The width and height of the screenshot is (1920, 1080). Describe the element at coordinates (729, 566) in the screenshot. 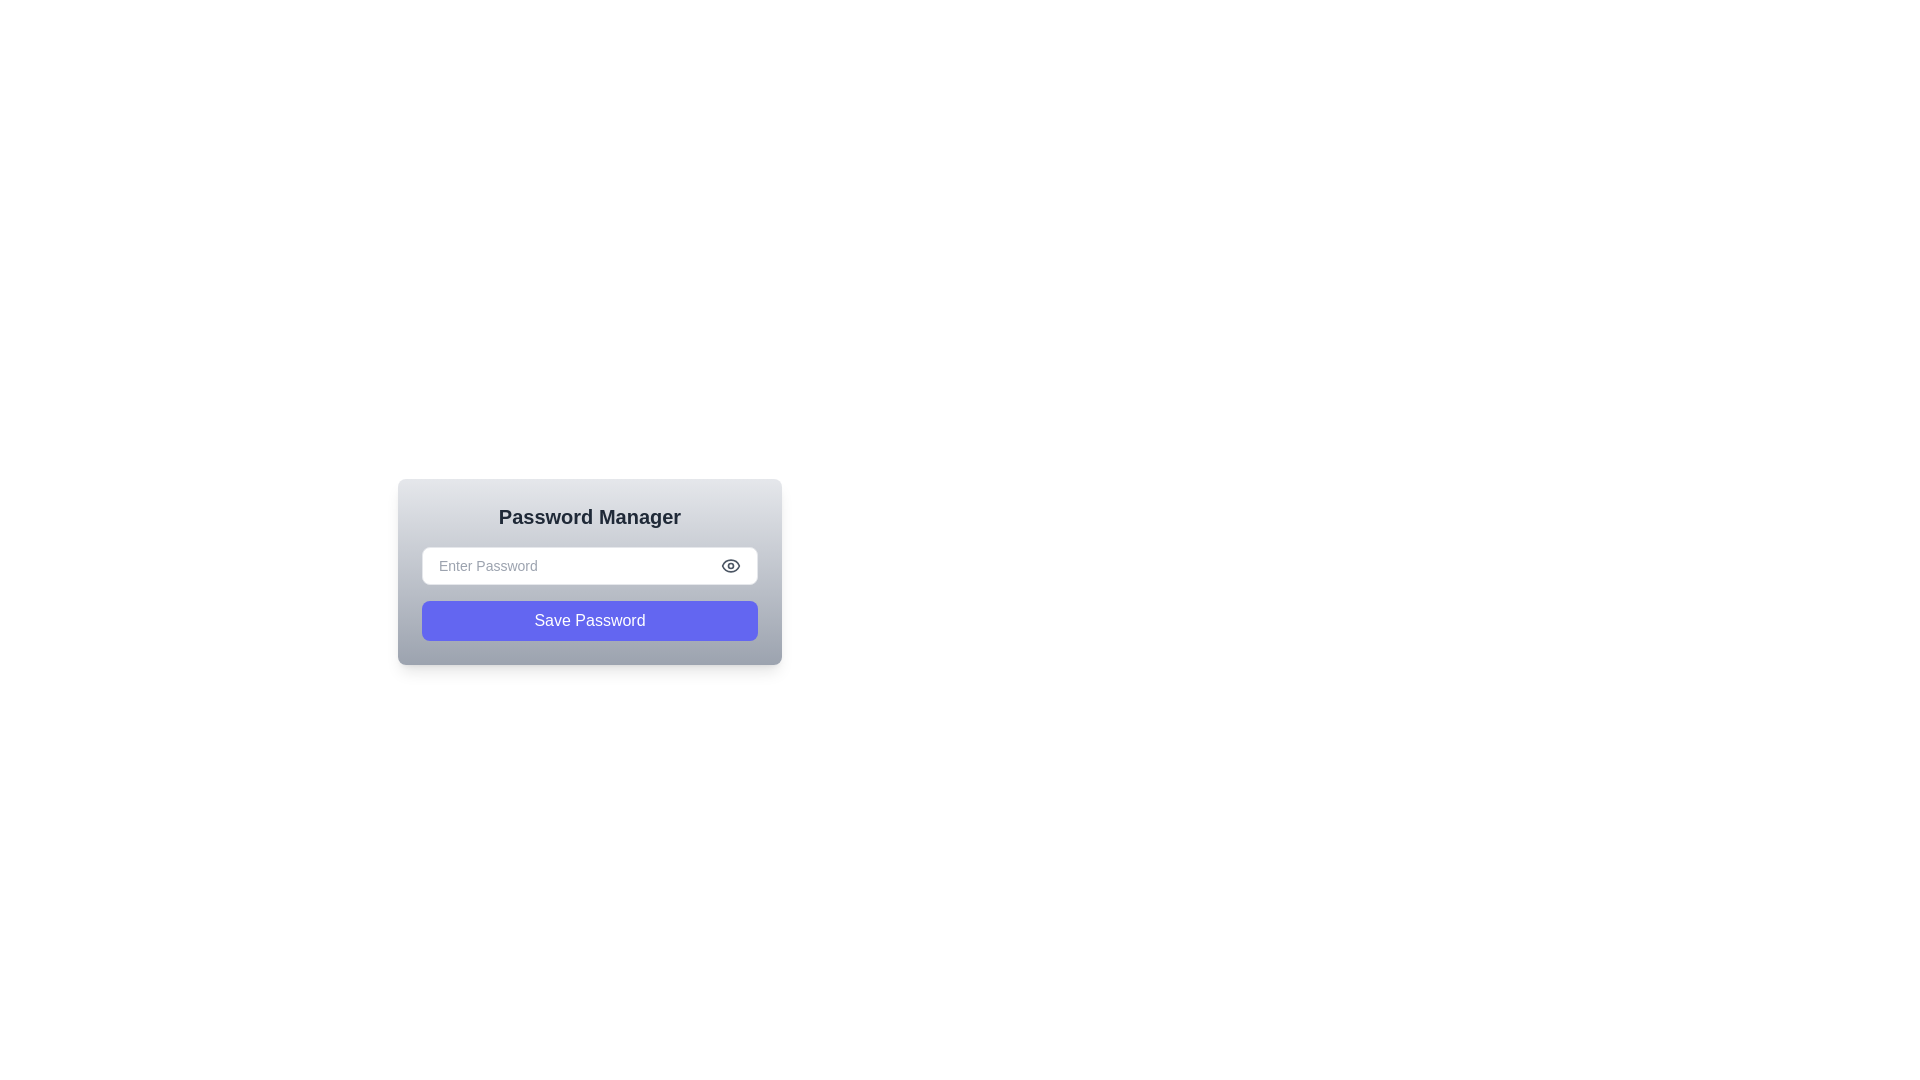

I see `the eye-shaped icon button used for 'view' or 'show password' functionality located to the right of the text input field` at that location.